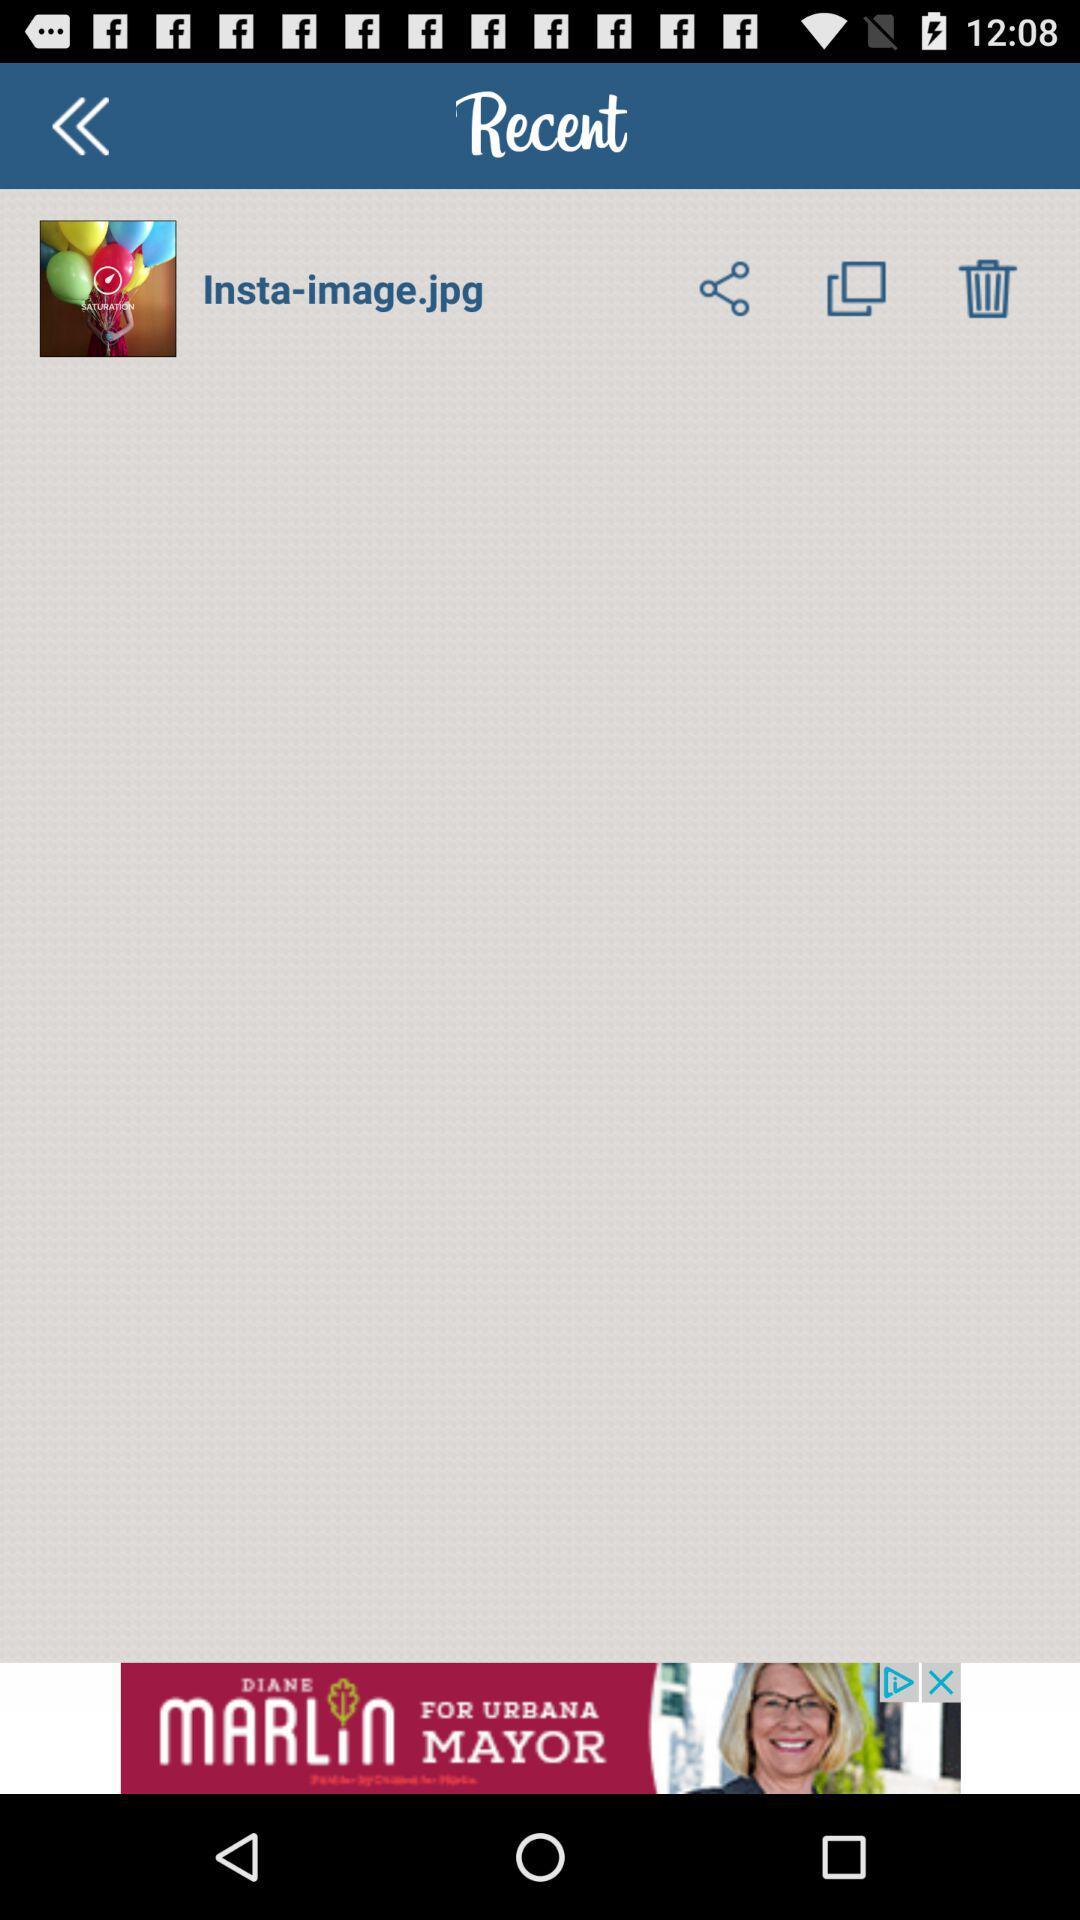 The height and width of the screenshot is (1920, 1080). What do you see at coordinates (725, 287) in the screenshot?
I see `share button` at bounding box center [725, 287].